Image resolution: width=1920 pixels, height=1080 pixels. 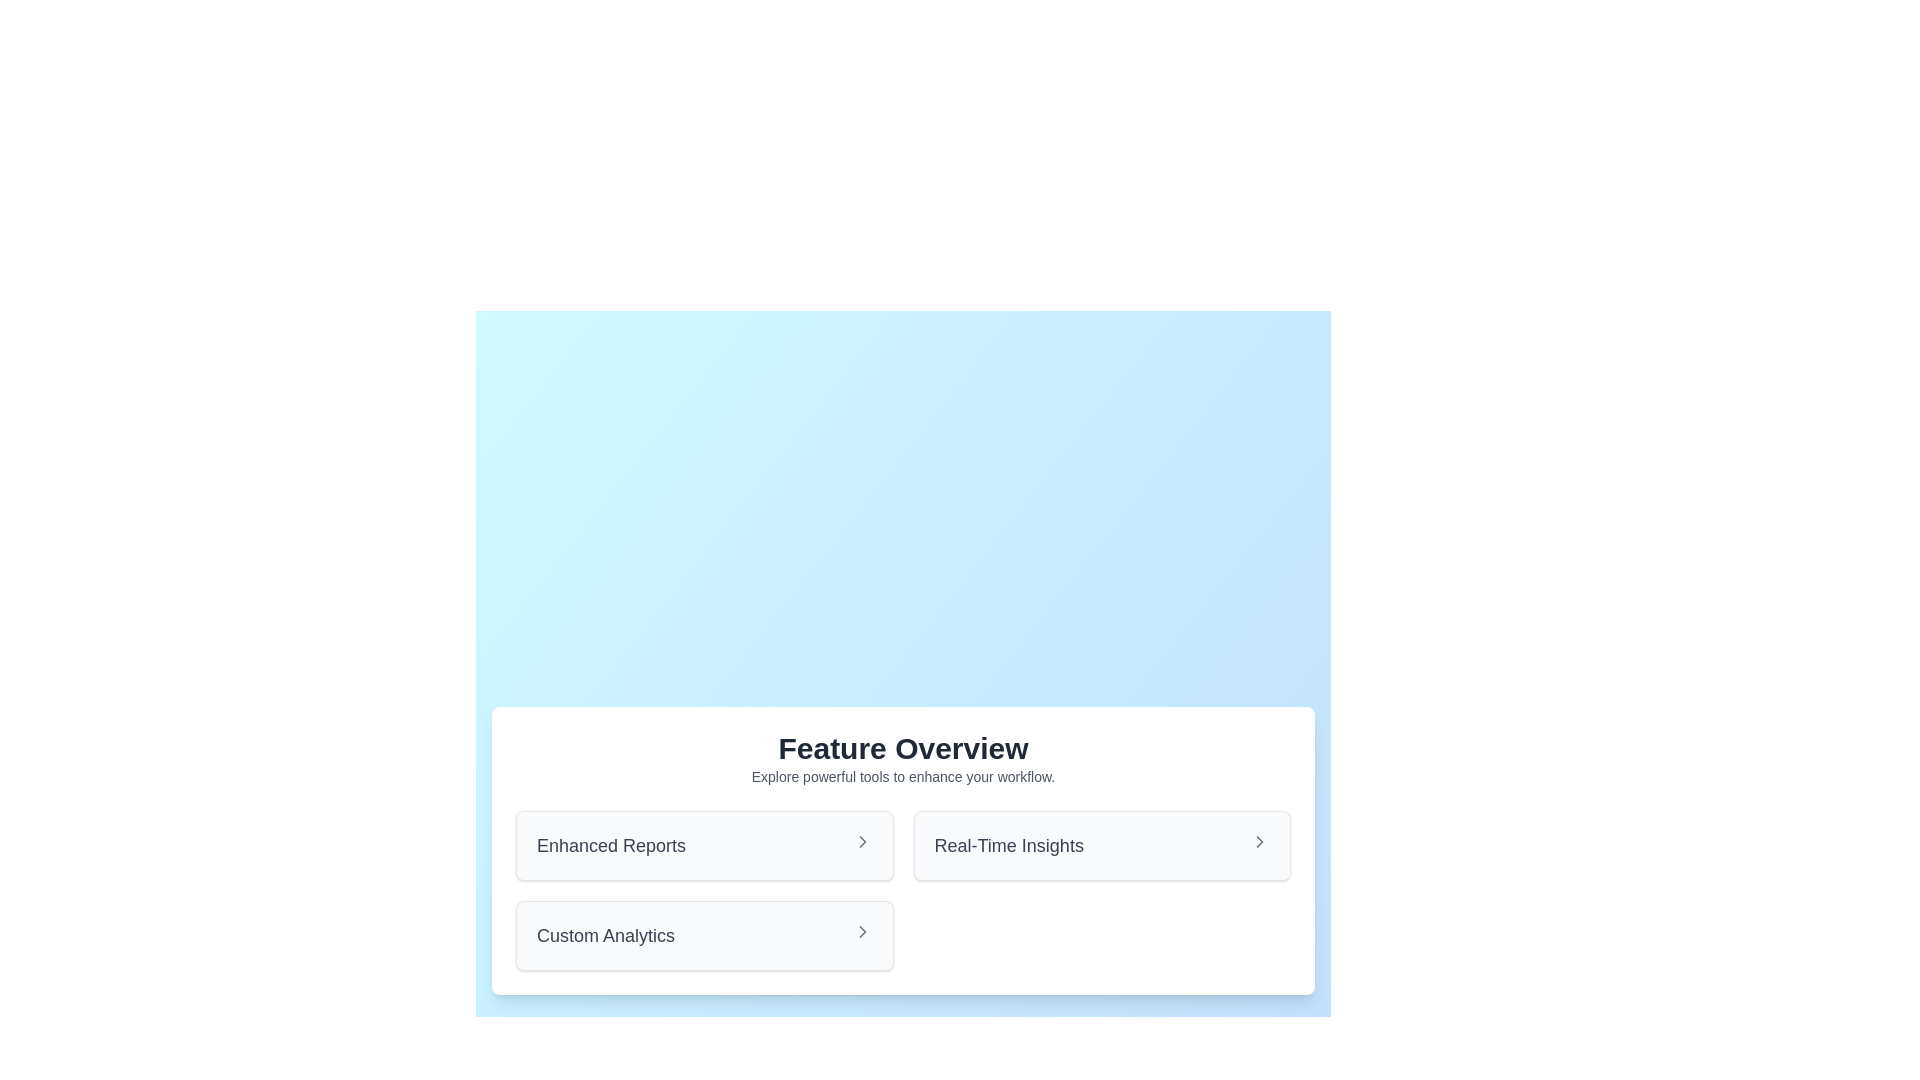 What do you see at coordinates (1258, 841) in the screenshot?
I see `the right-pointing chevron icon located at the far right of the 'Real-Time Insights' section` at bounding box center [1258, 841].